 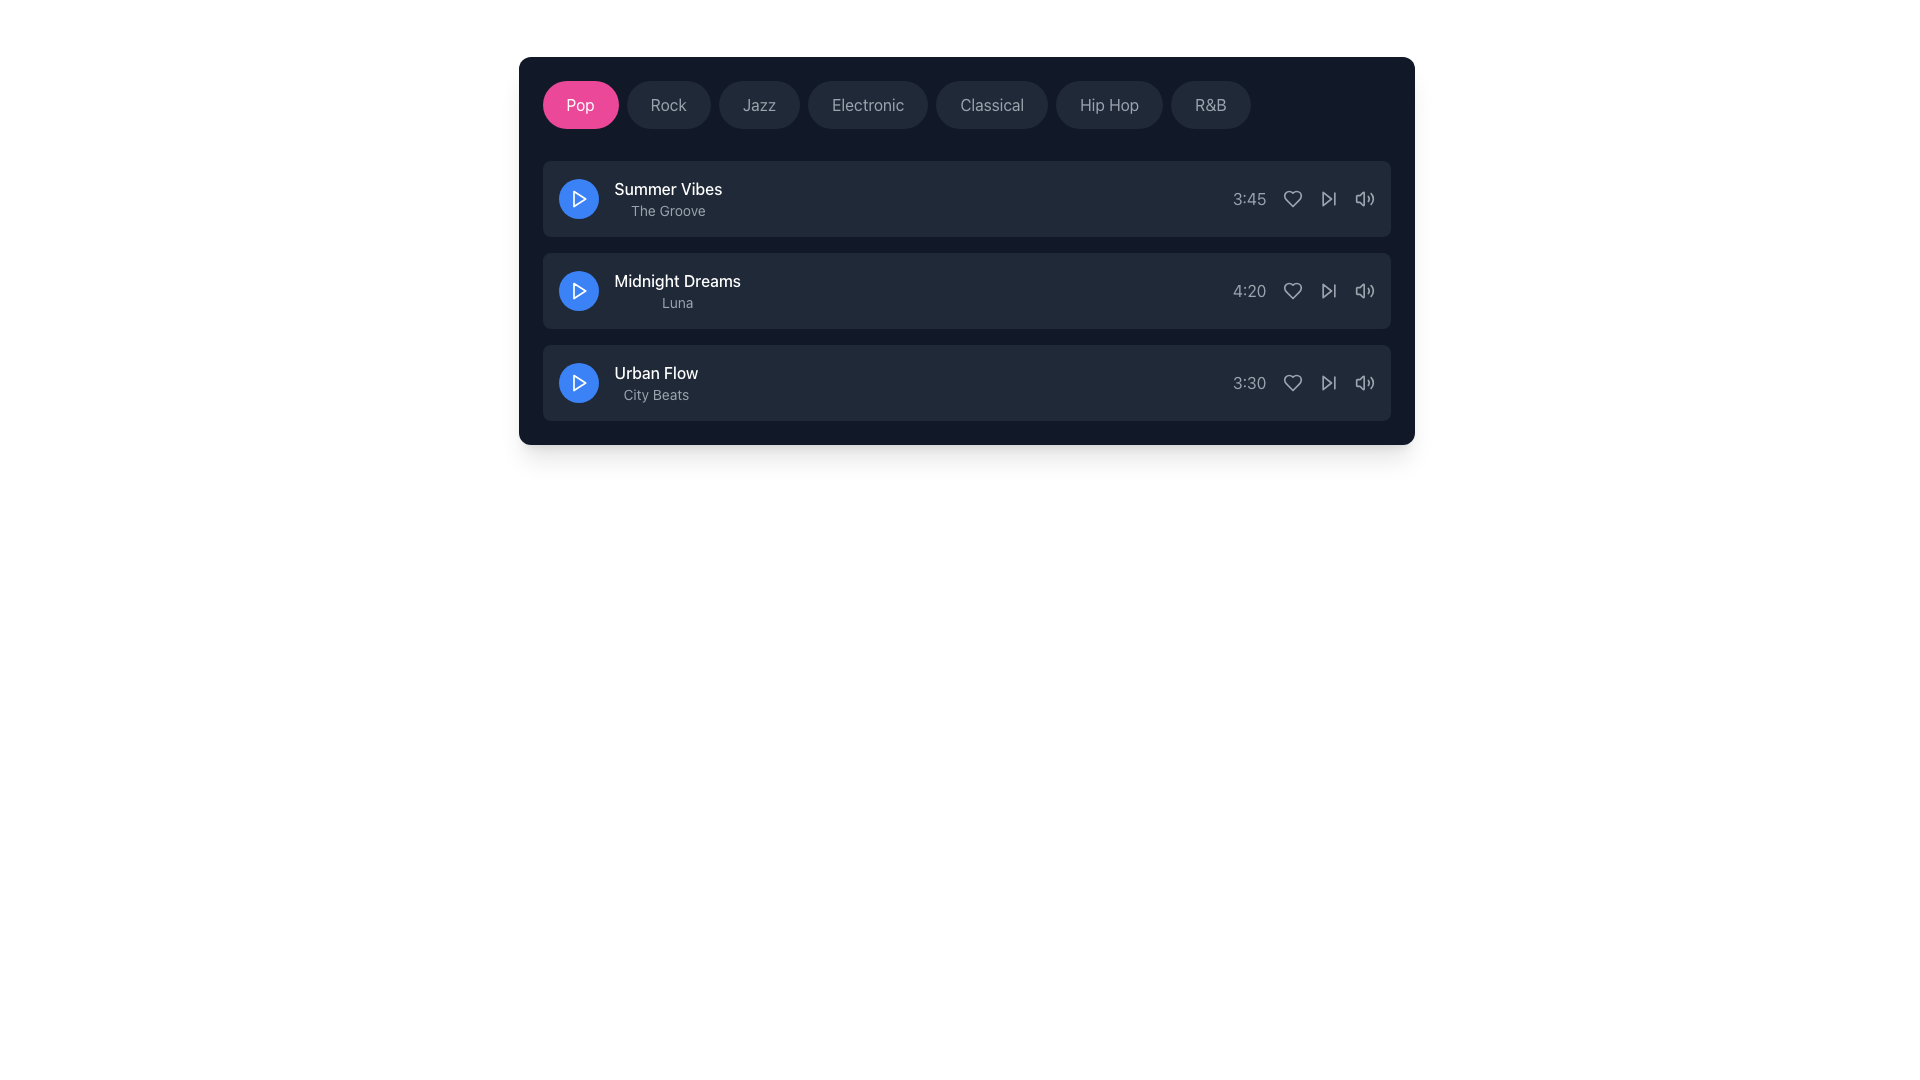 I want to click on the mute function icon of the volume control located in the top right corner of the audio track's options bar, so click(x=1359, y=199).